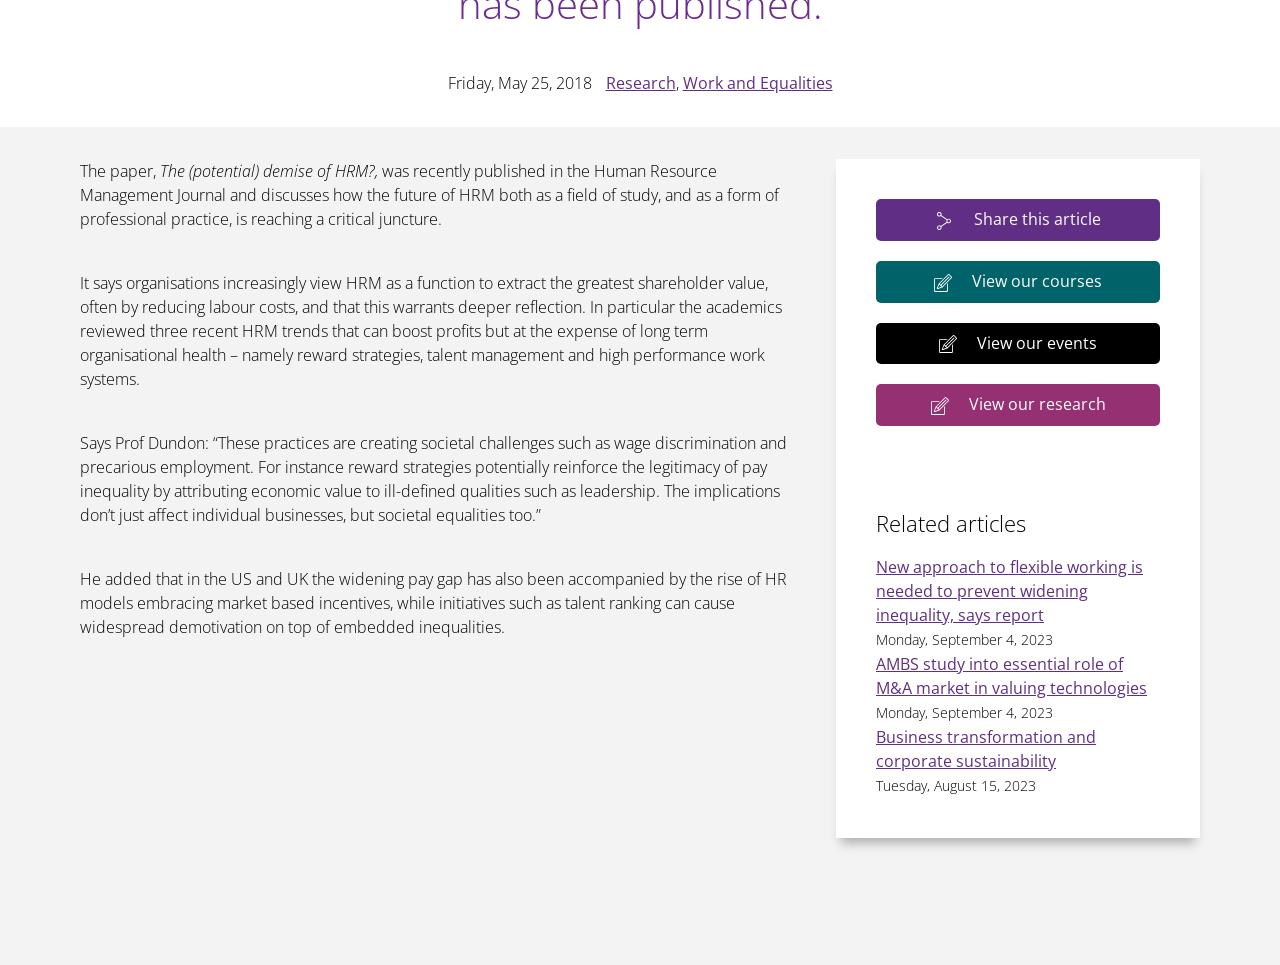 This screenshot has width=1280, height=965. I want to click on 'Work and Equalities', so click(755, 81).